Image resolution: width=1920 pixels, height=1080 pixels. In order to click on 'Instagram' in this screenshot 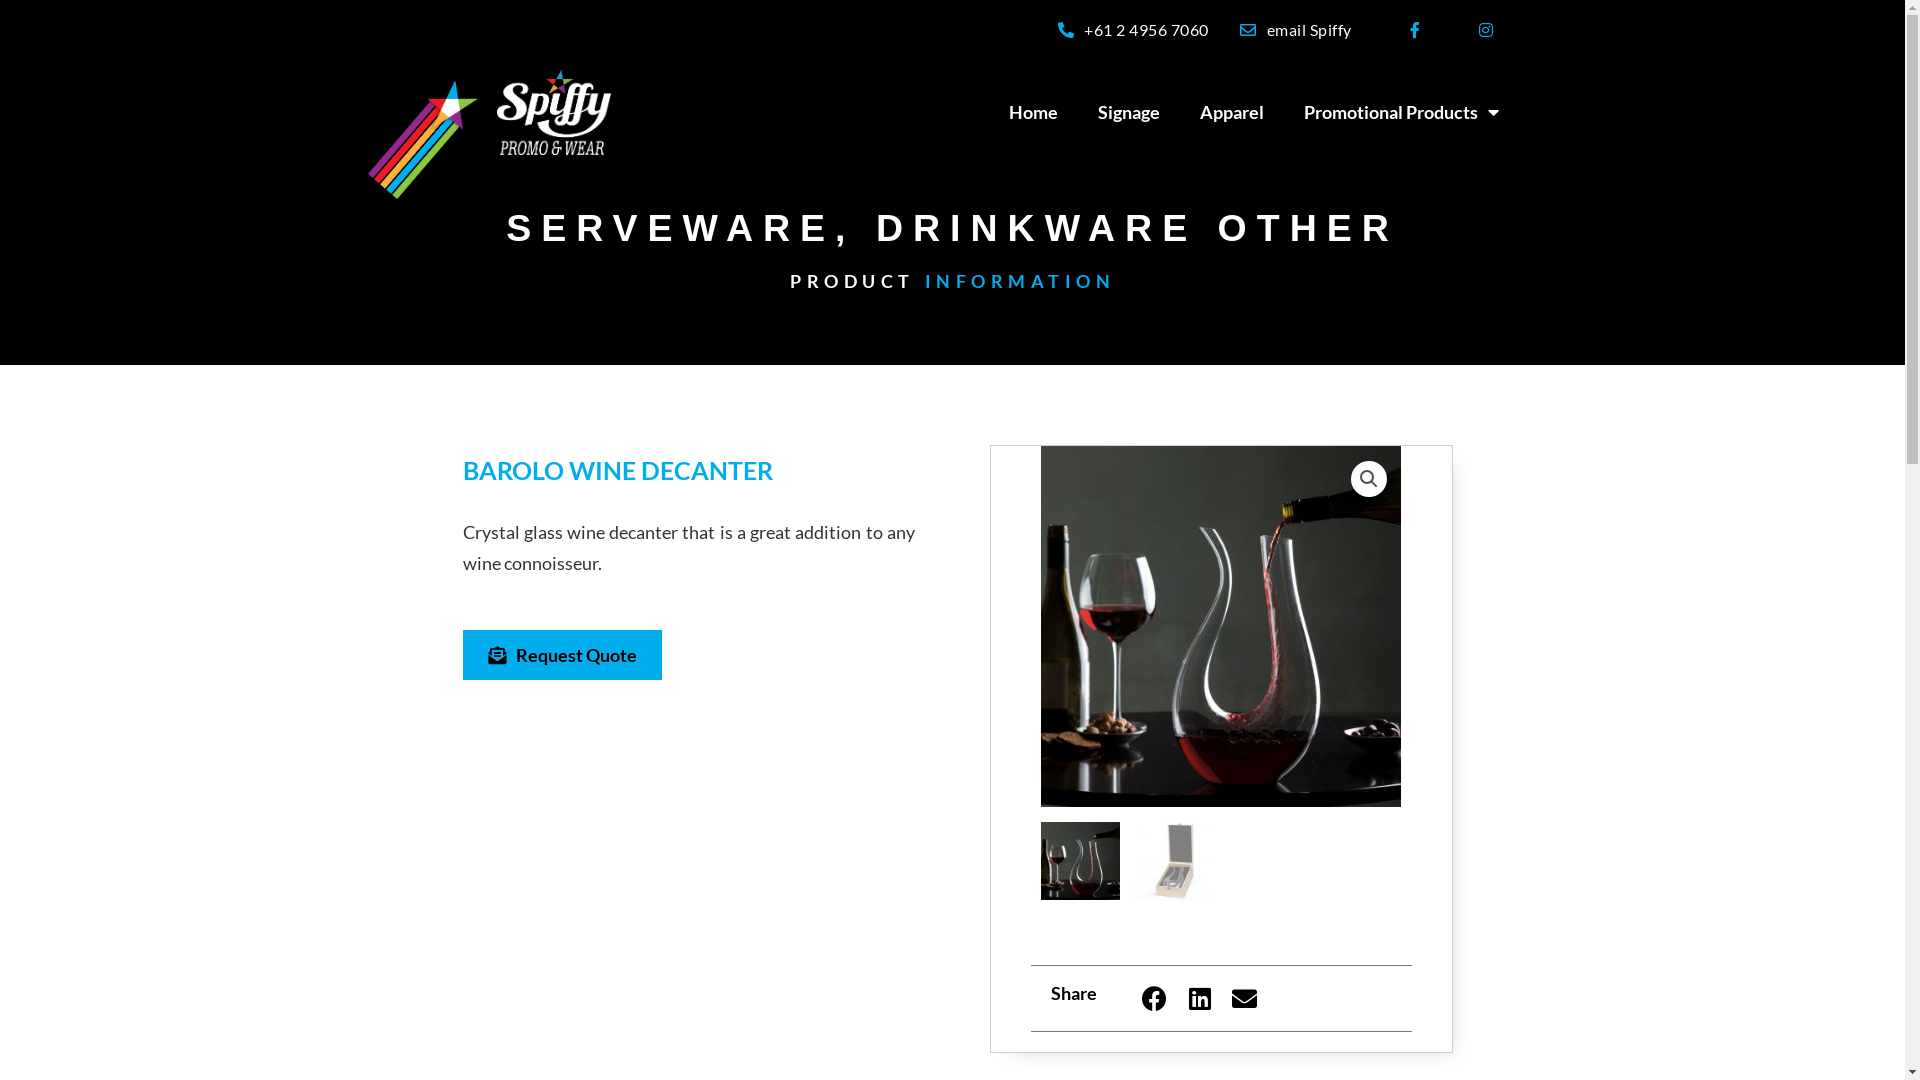, I will do `click(1486, 29)`.